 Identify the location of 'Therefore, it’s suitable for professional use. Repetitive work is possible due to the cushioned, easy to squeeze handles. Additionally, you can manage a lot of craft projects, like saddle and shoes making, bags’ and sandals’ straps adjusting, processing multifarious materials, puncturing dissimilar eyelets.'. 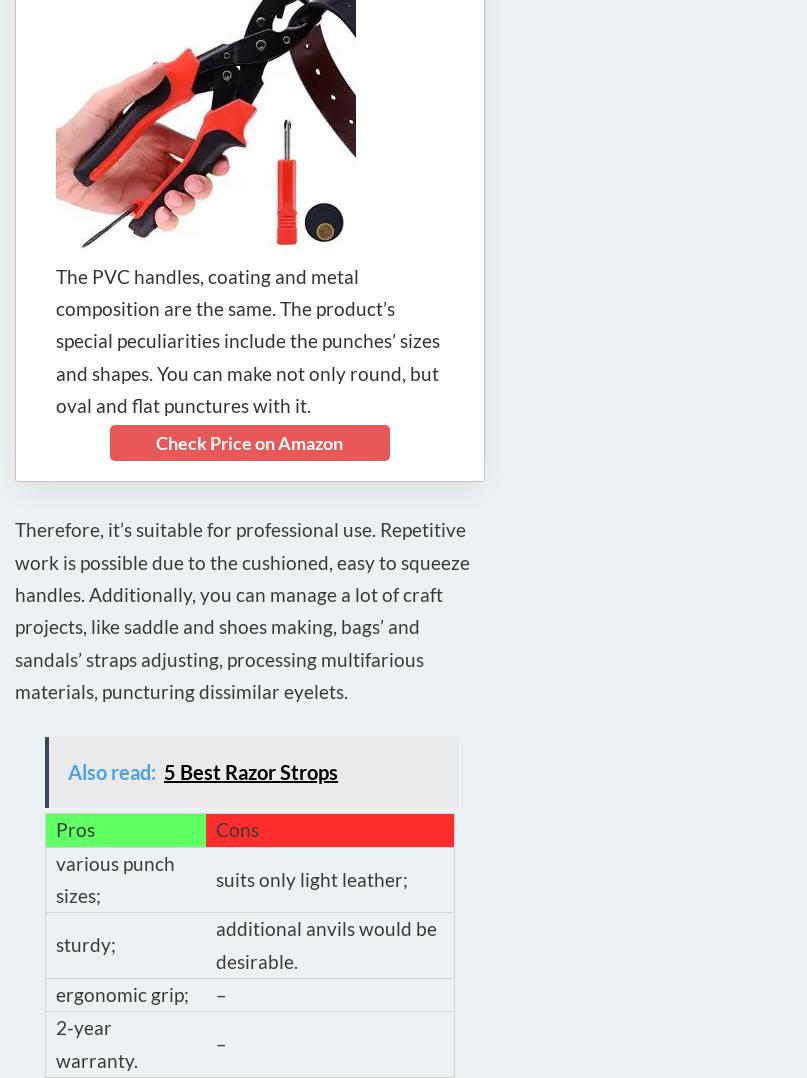
(242, 610).